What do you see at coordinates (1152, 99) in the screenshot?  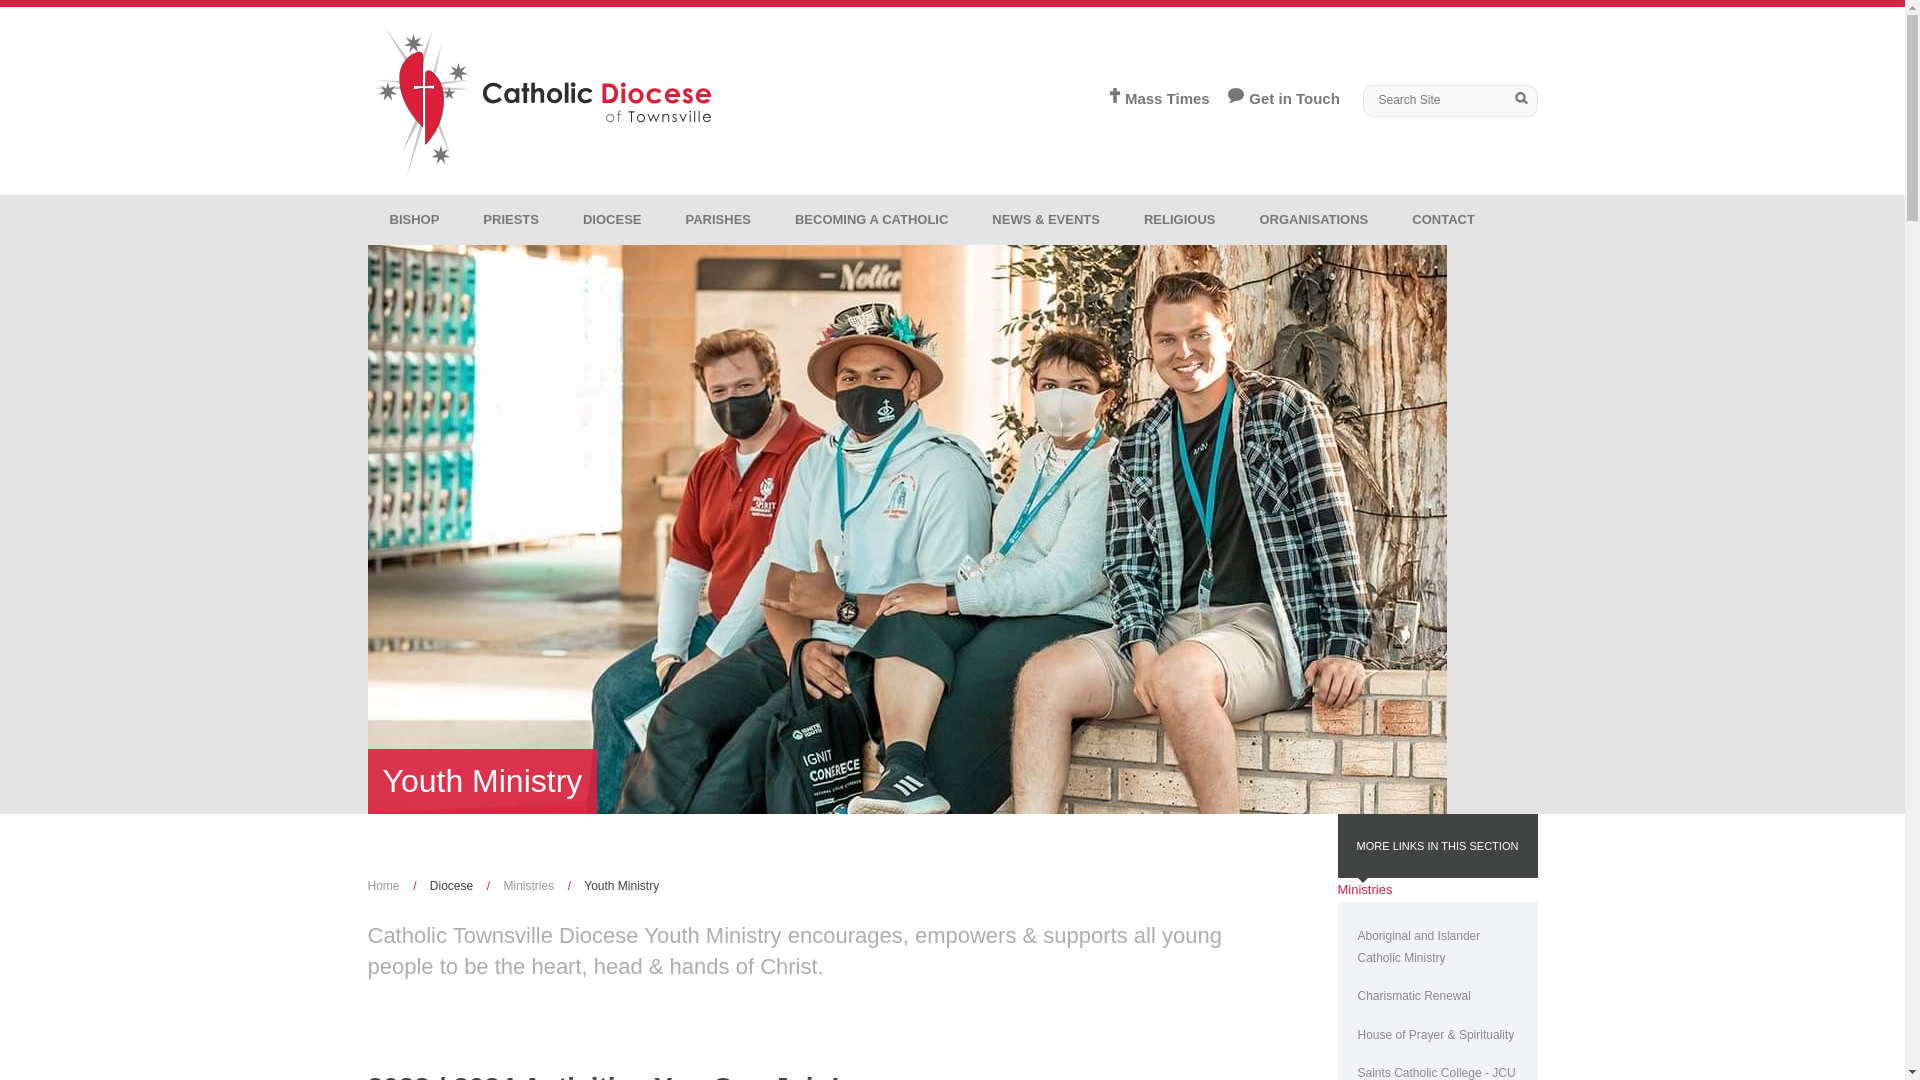 I see `'Mass Times'` at bounding box center [1152, 99].